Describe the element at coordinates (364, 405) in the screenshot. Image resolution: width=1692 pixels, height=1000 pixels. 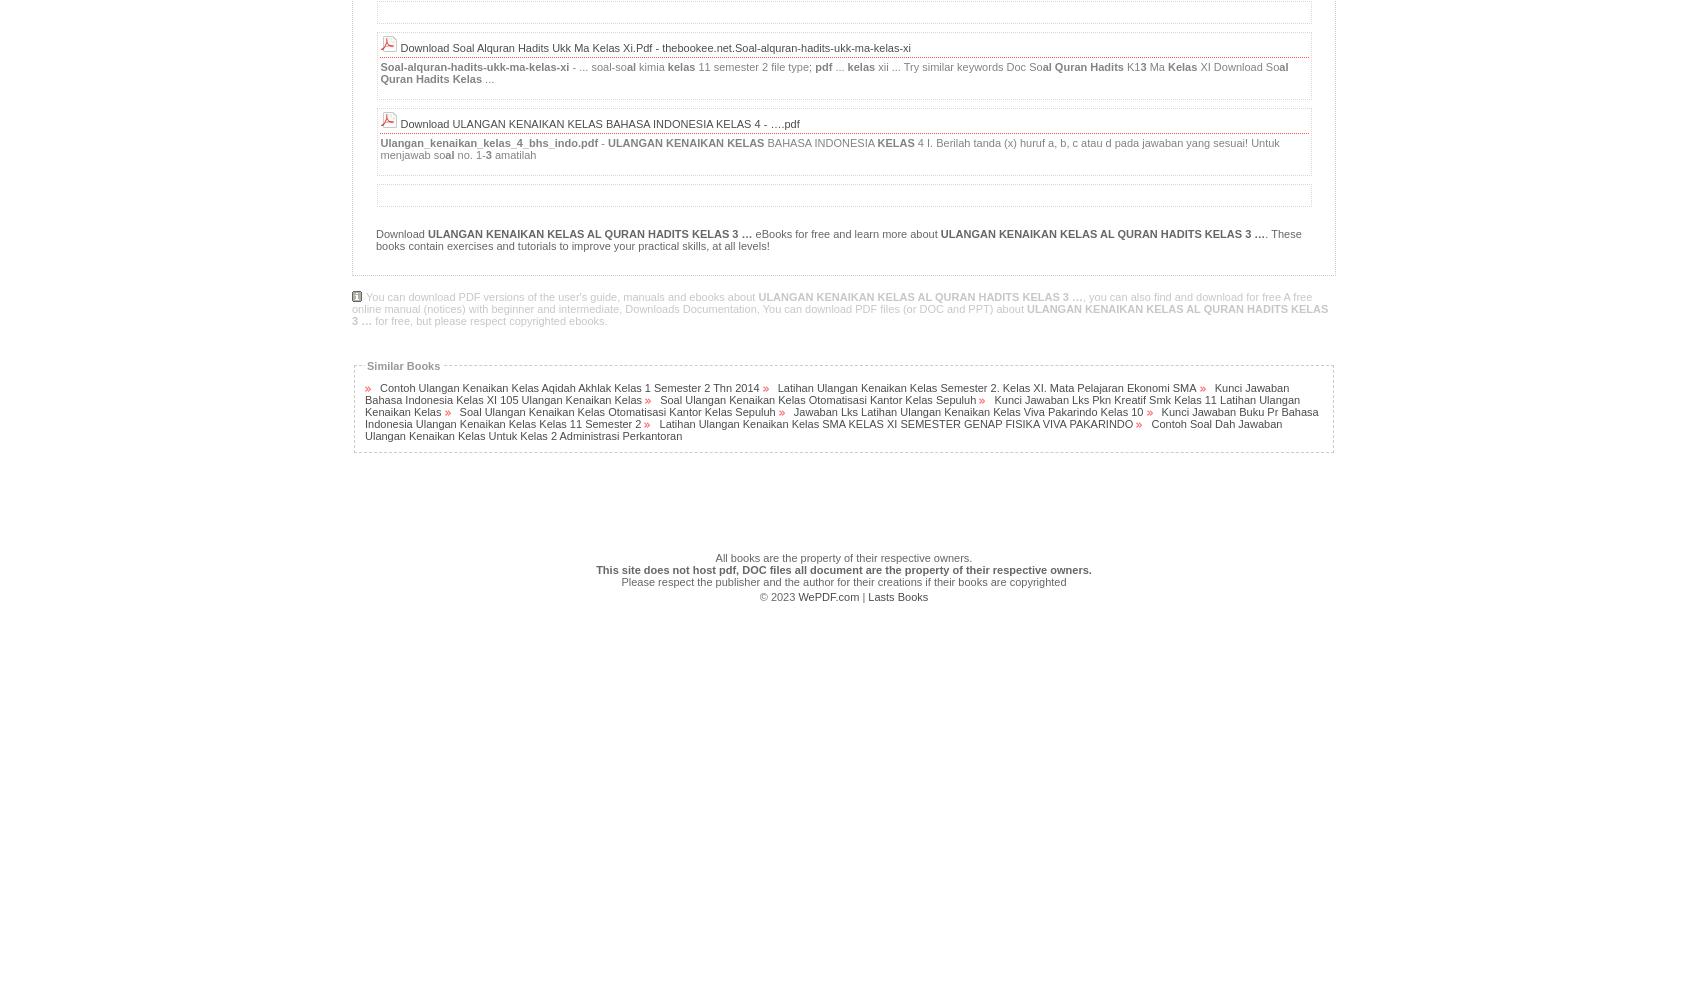
I see `'Kunci Jawaban Lks Pkn Kreatif Smk Kelas 11 Latihan Ulangan Kenaikan Kelas'` at that location.